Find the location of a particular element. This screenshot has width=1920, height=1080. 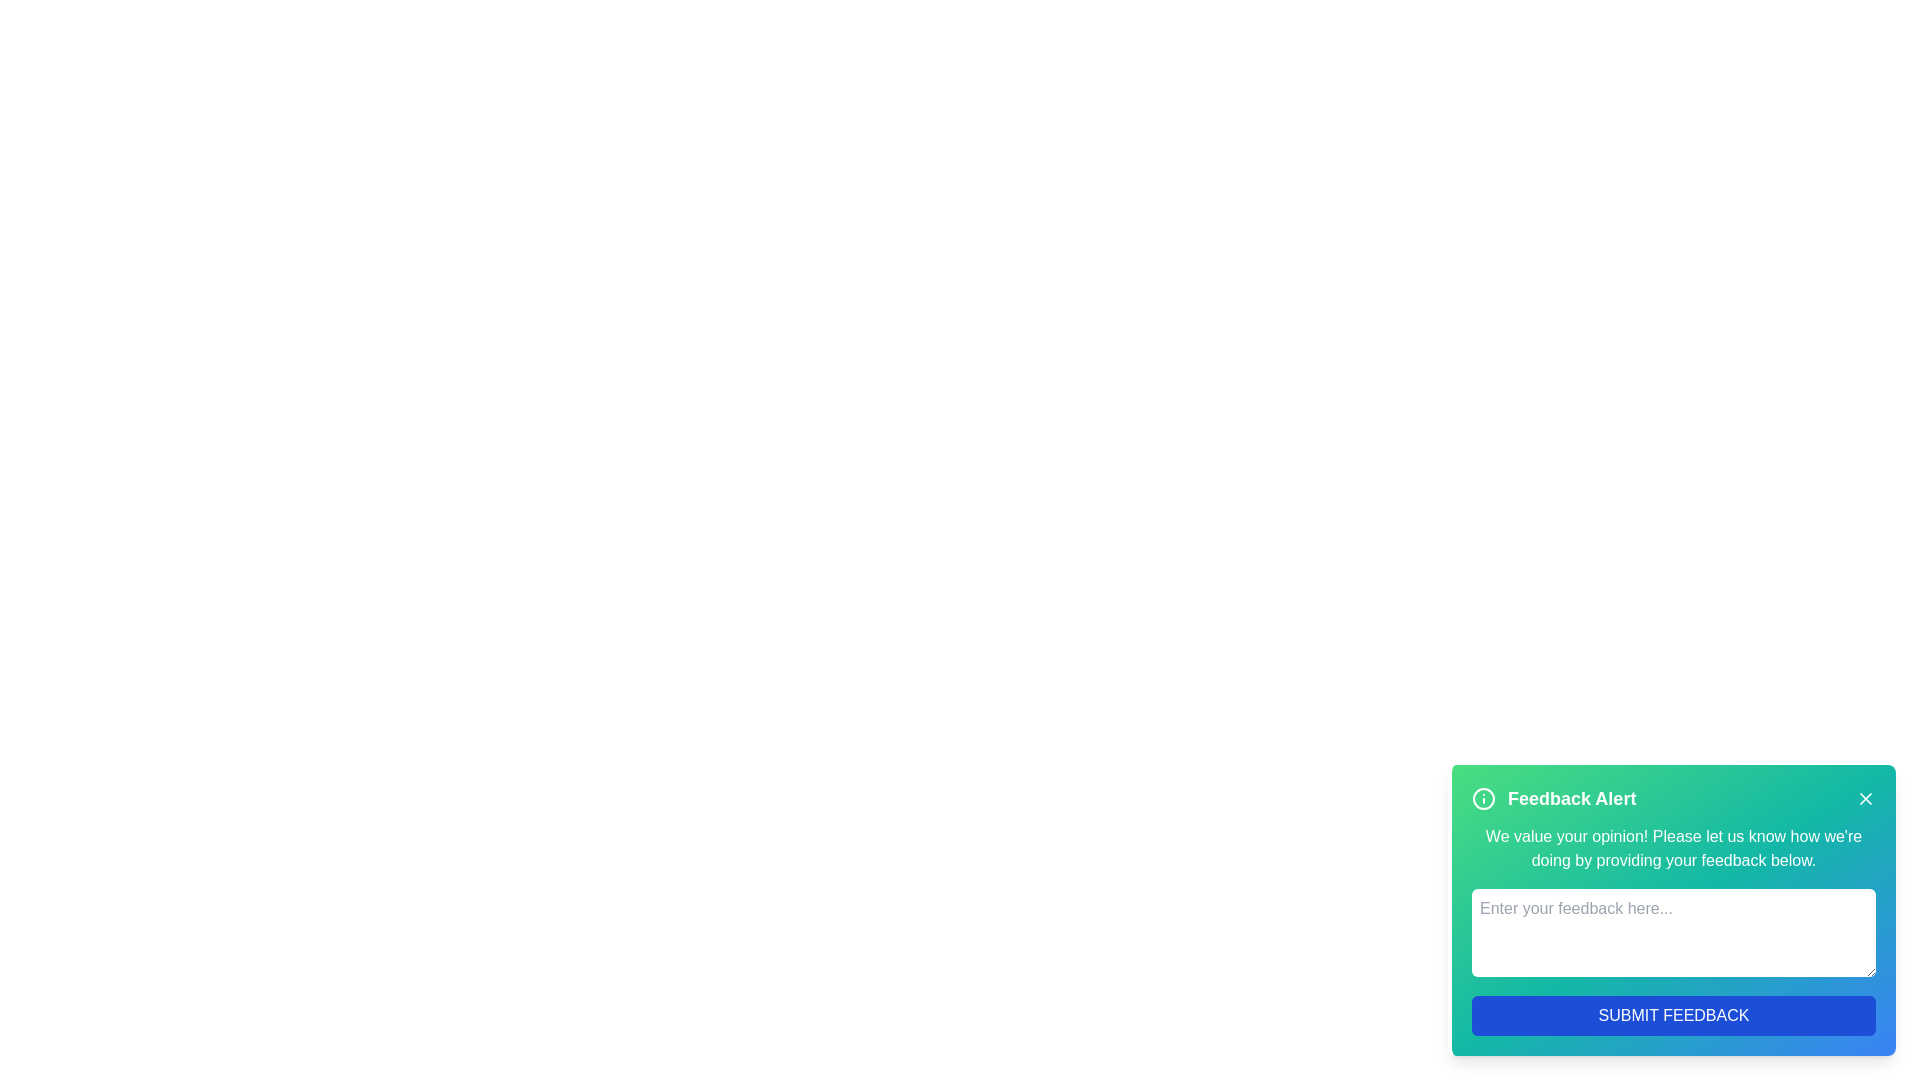

the submit button to submit the feedback is located at coordinates (1674, 1015).